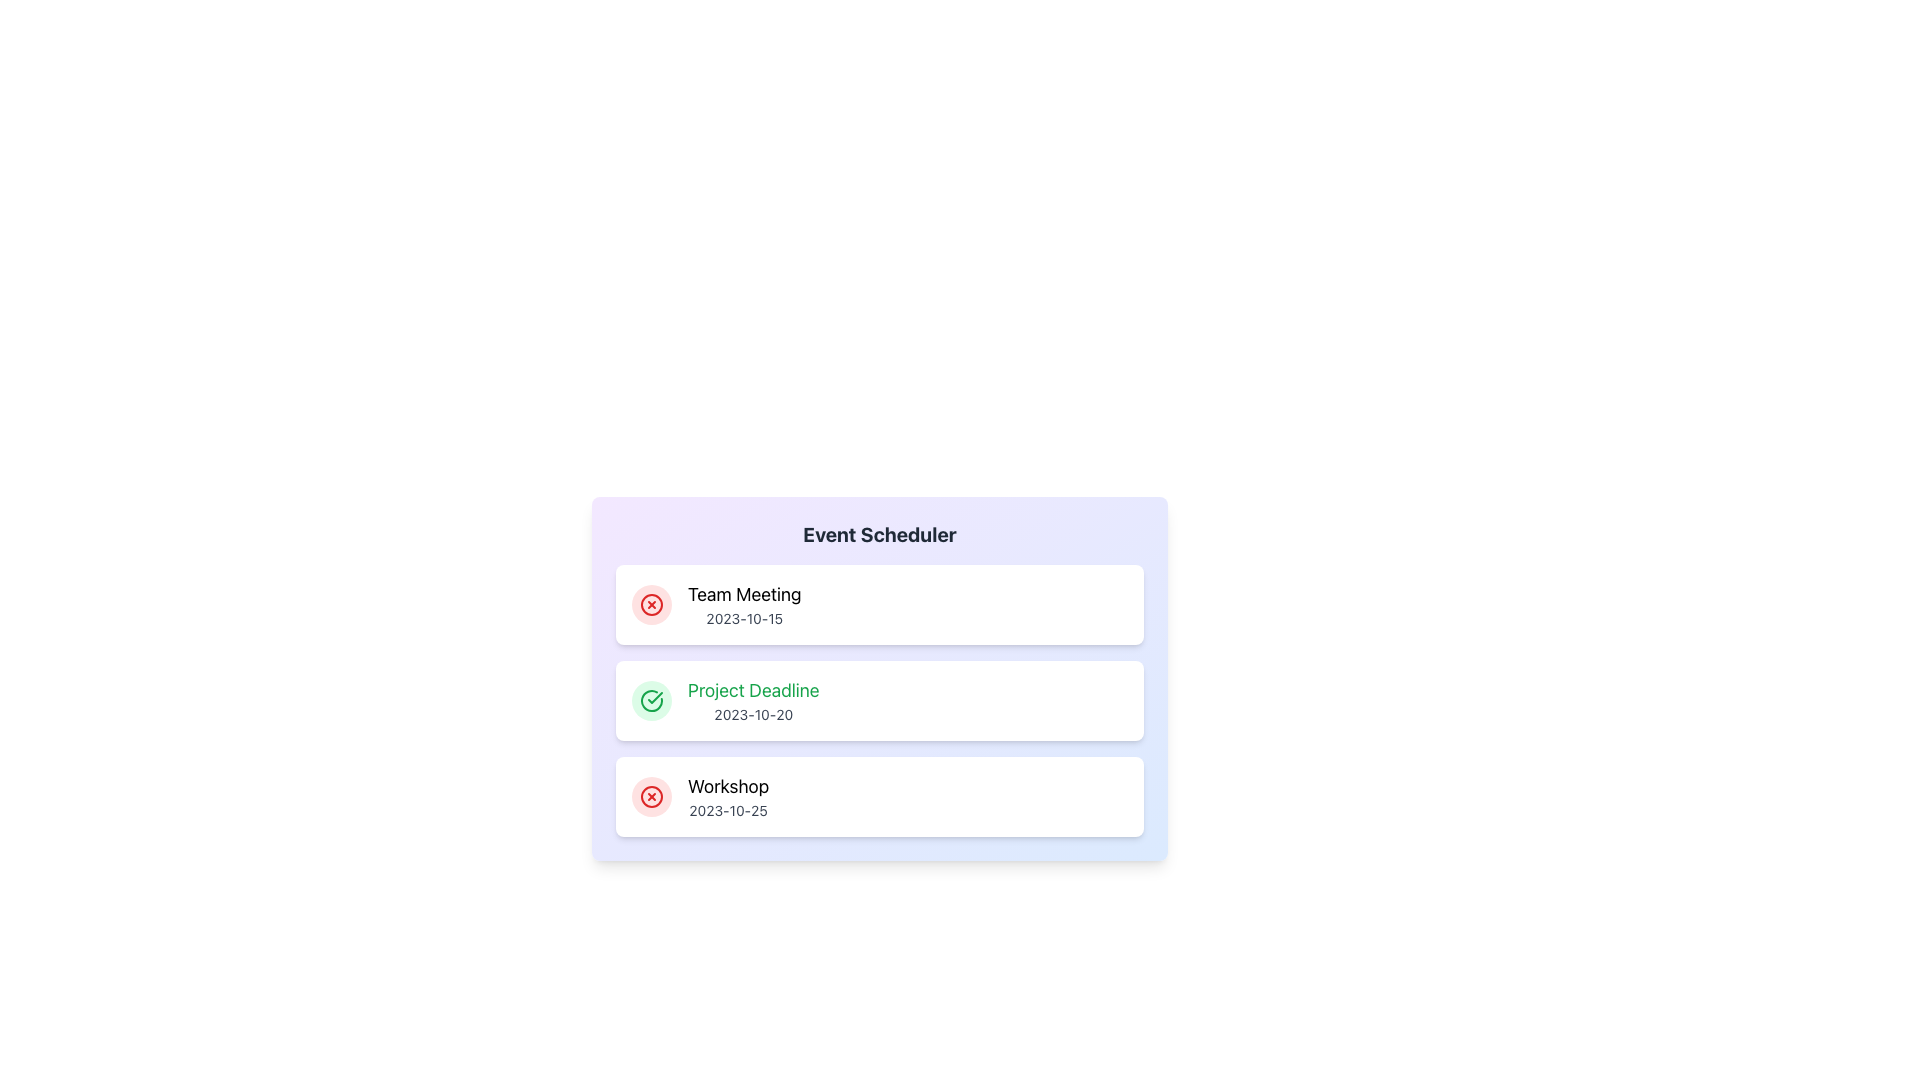 This screenshot has height=1080, width=1920. Describe the element at coordinates (879, 700) in the screenshot. I see `the List Item titled 'Project Deadline' to get more information` at that location.